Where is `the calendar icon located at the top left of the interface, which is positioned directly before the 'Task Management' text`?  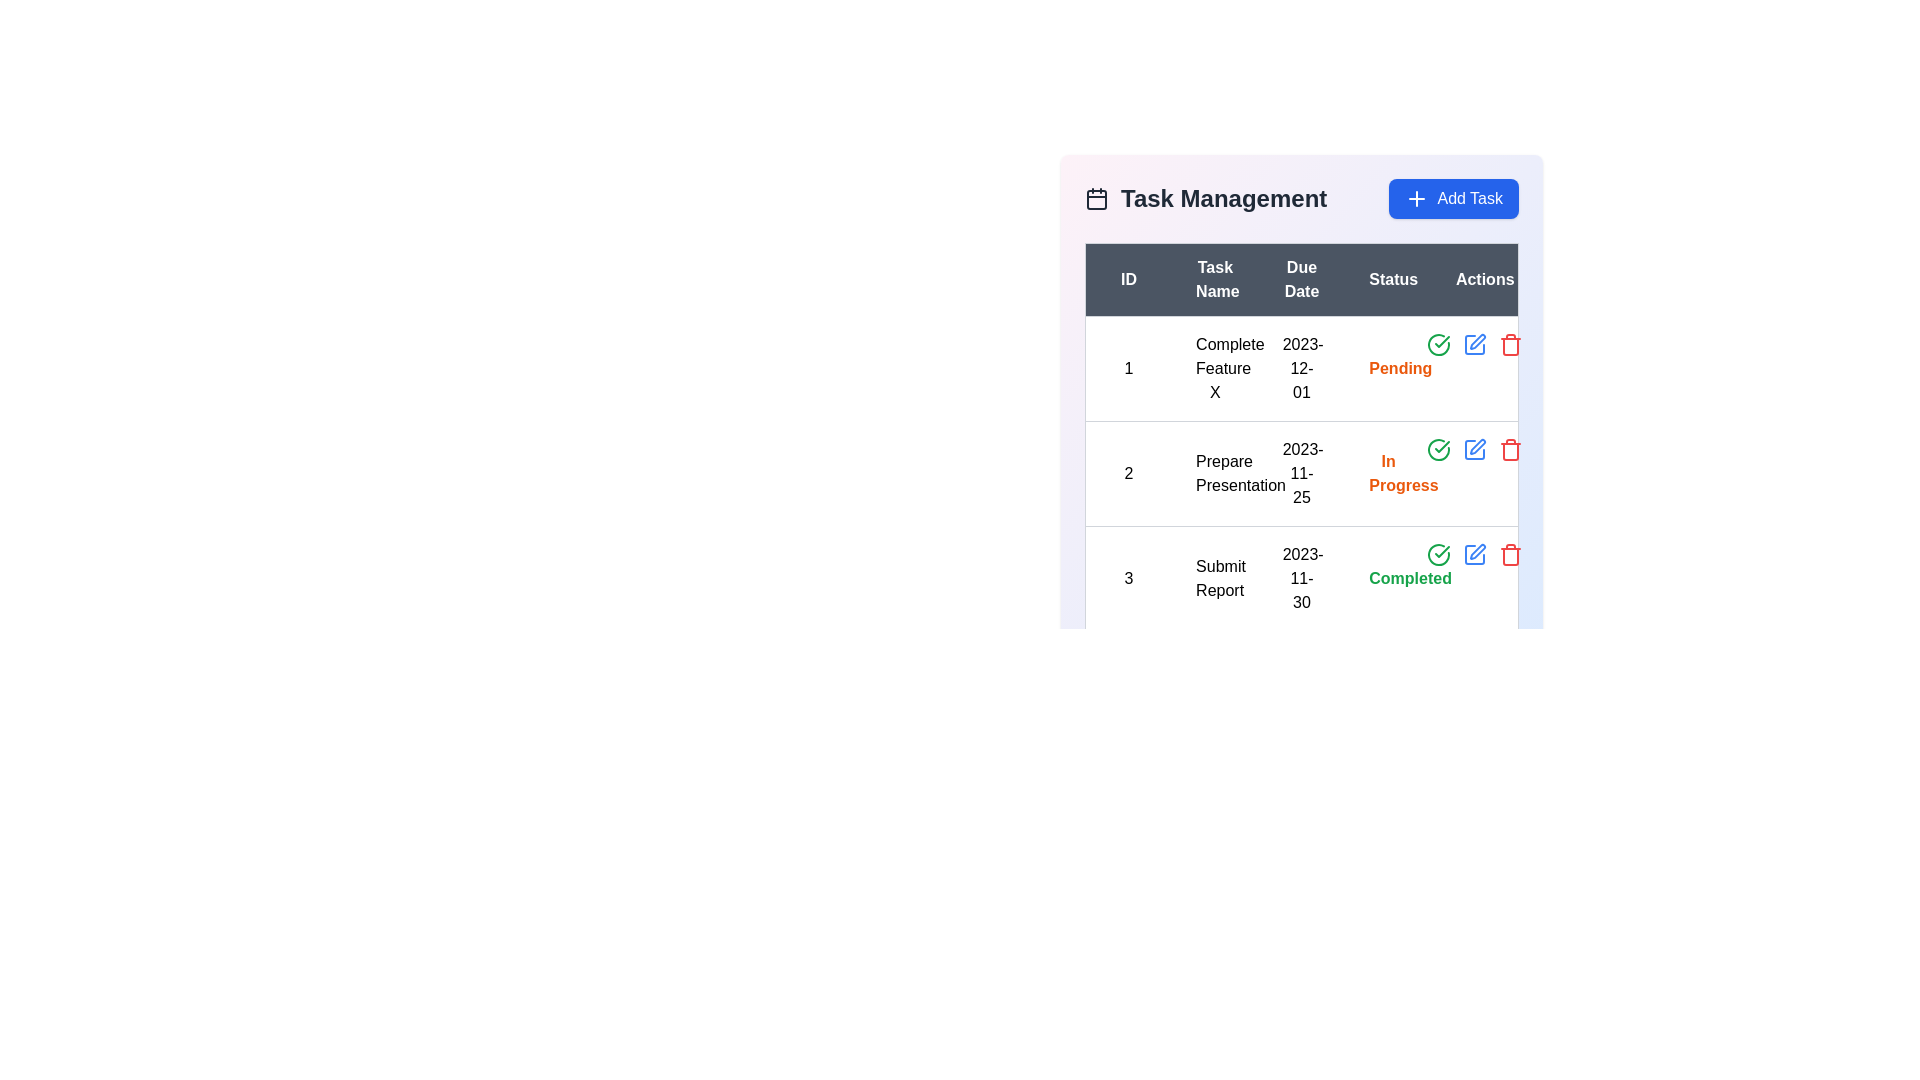 the calendar icon located at the top left of the interface, which is positioned directly before the 'Task Management' text is located at coordinates (1096, 199).